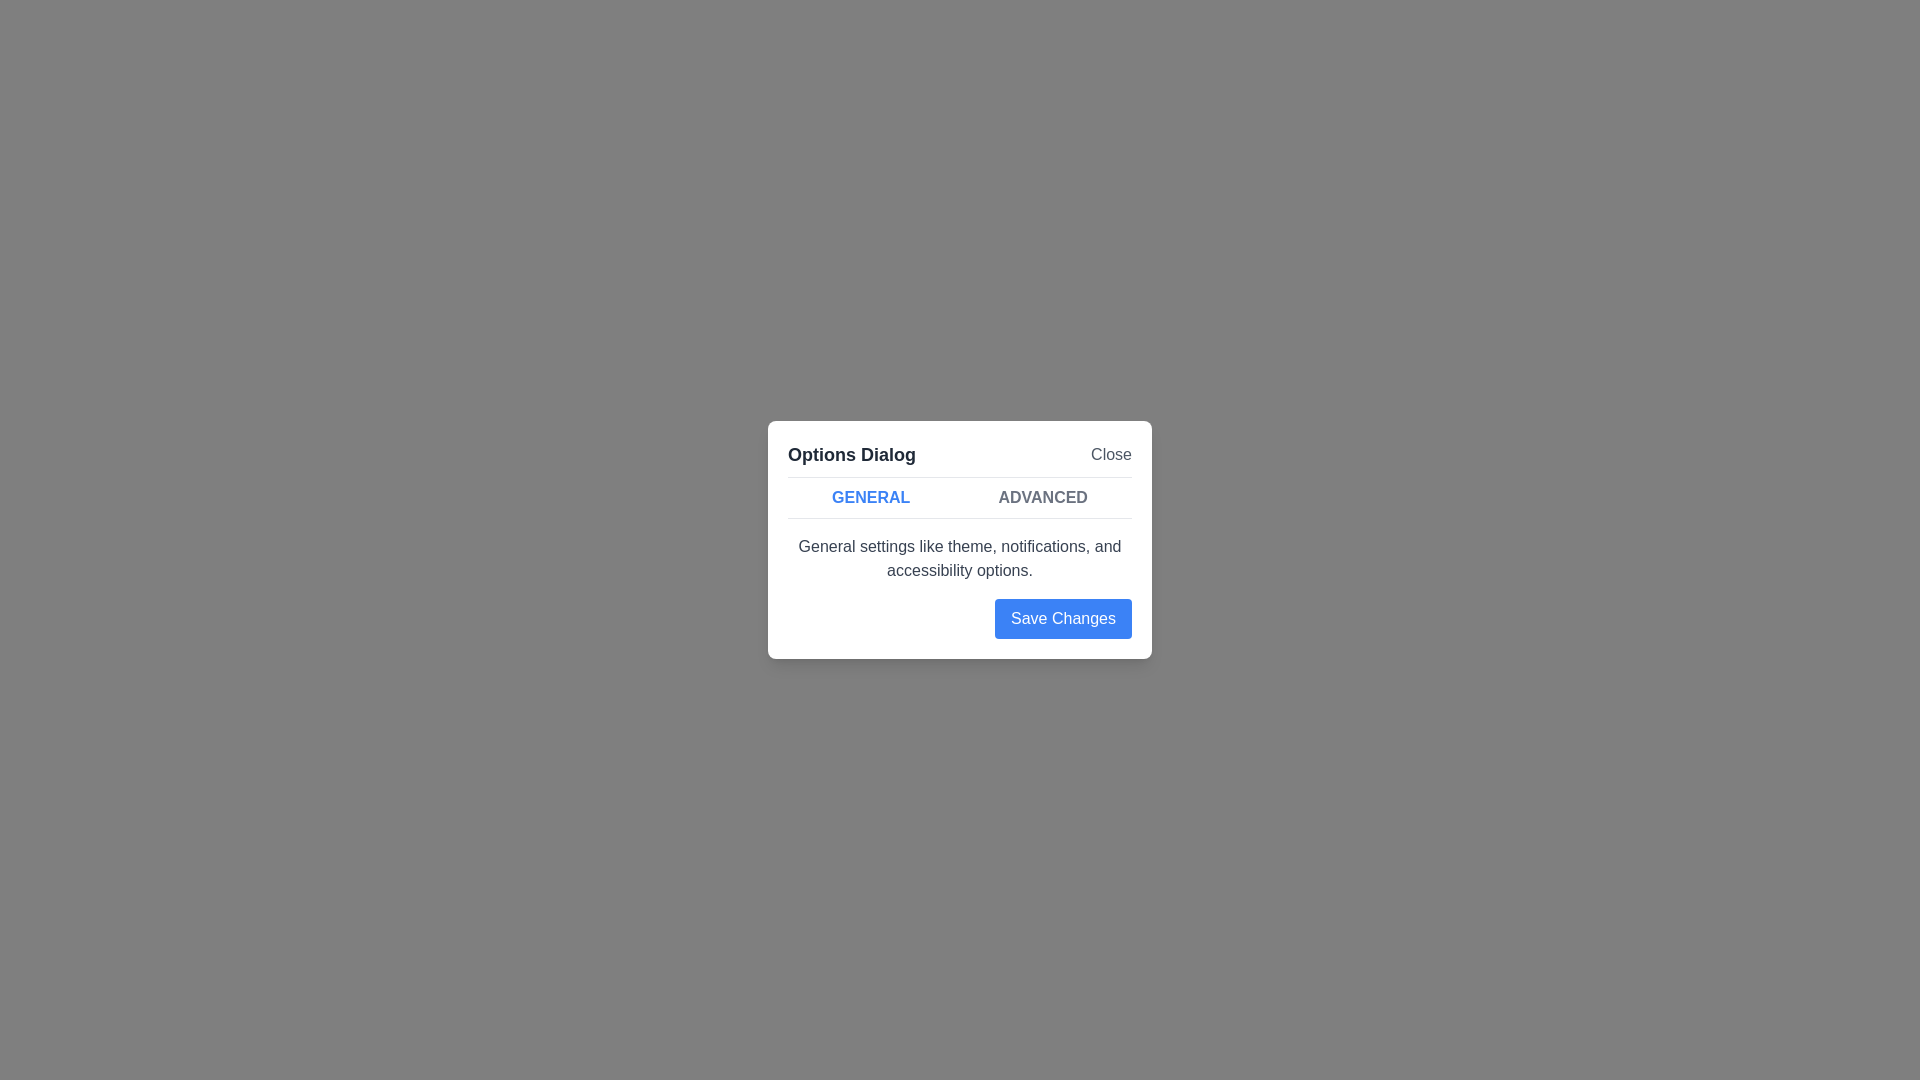 The height and width of the screenshot is (1080, 1920). I want to click on 'Close' button to close the dialog, so click(1109, 455).